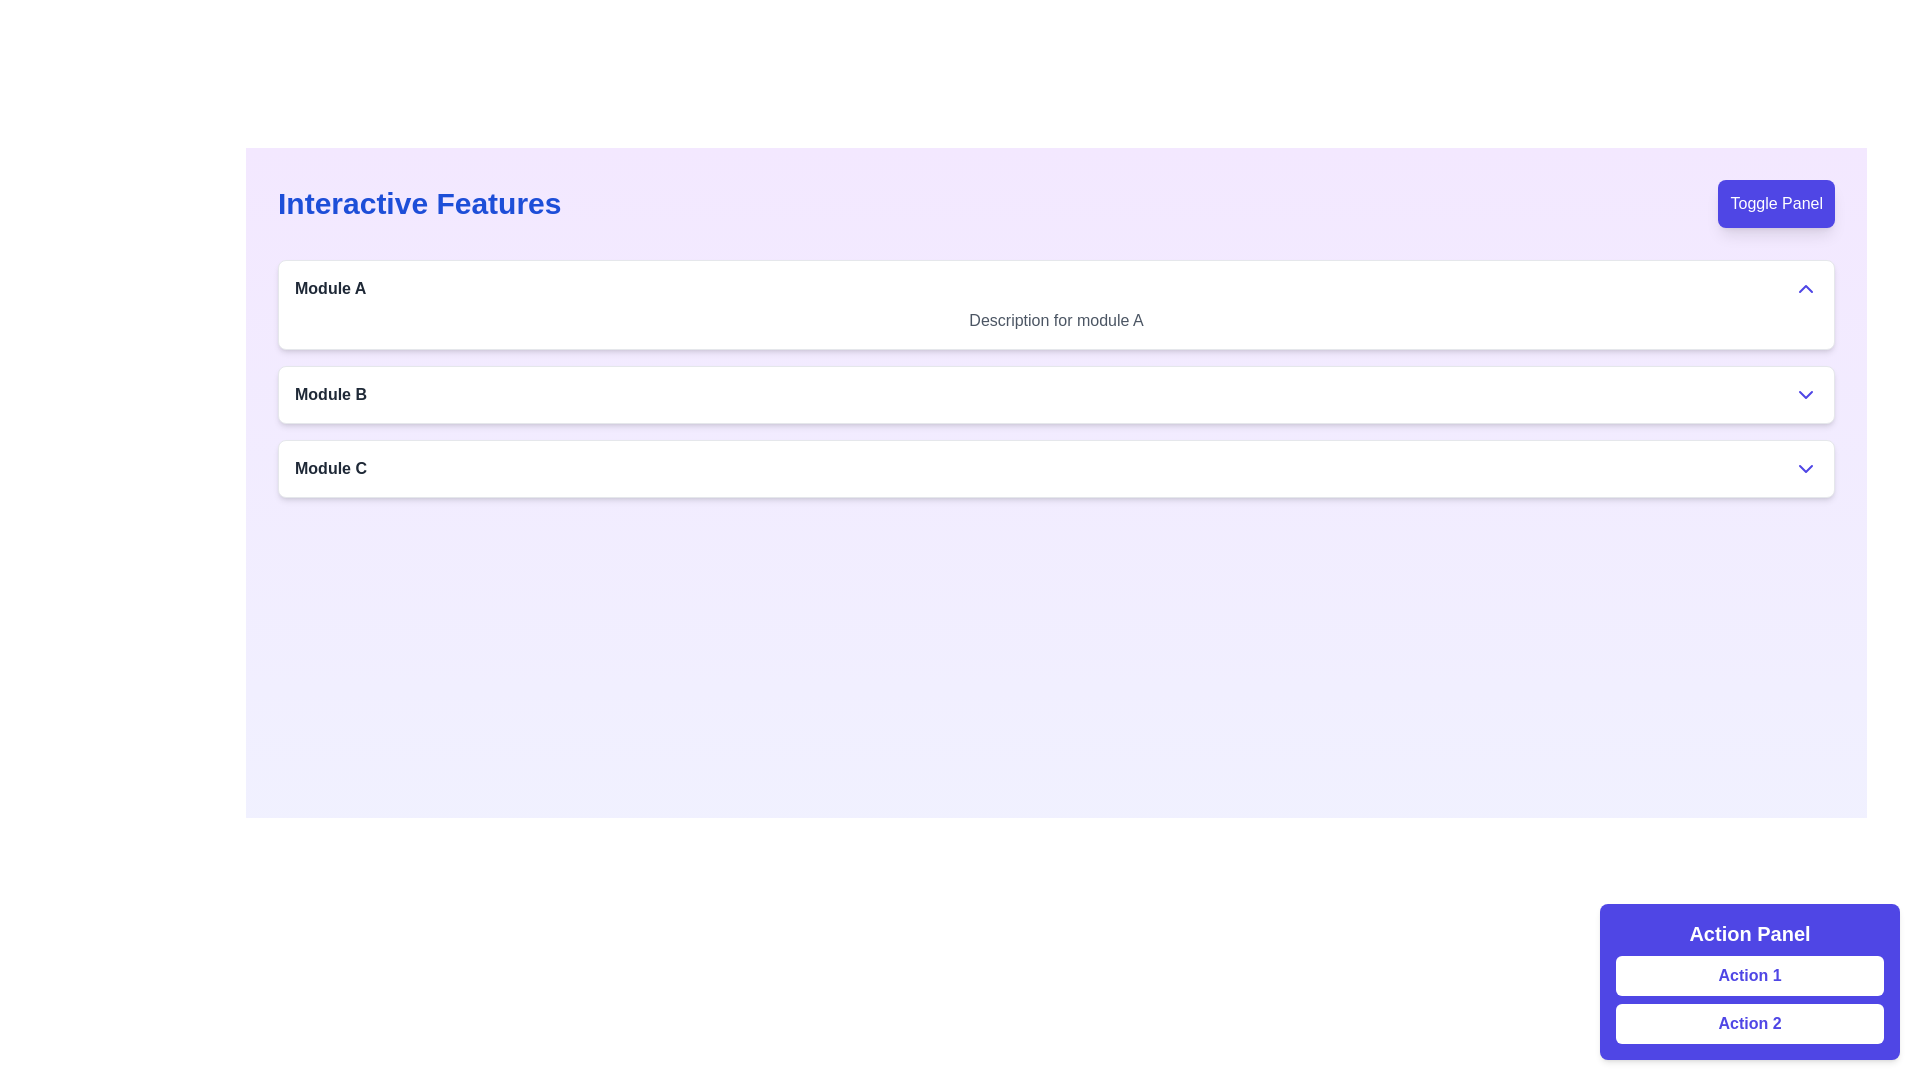 This screenshot has width=1920, height=1080. I want to click on the chevron icon button located on the right-hand side of the 'Module C' row, so click(1805, 469).